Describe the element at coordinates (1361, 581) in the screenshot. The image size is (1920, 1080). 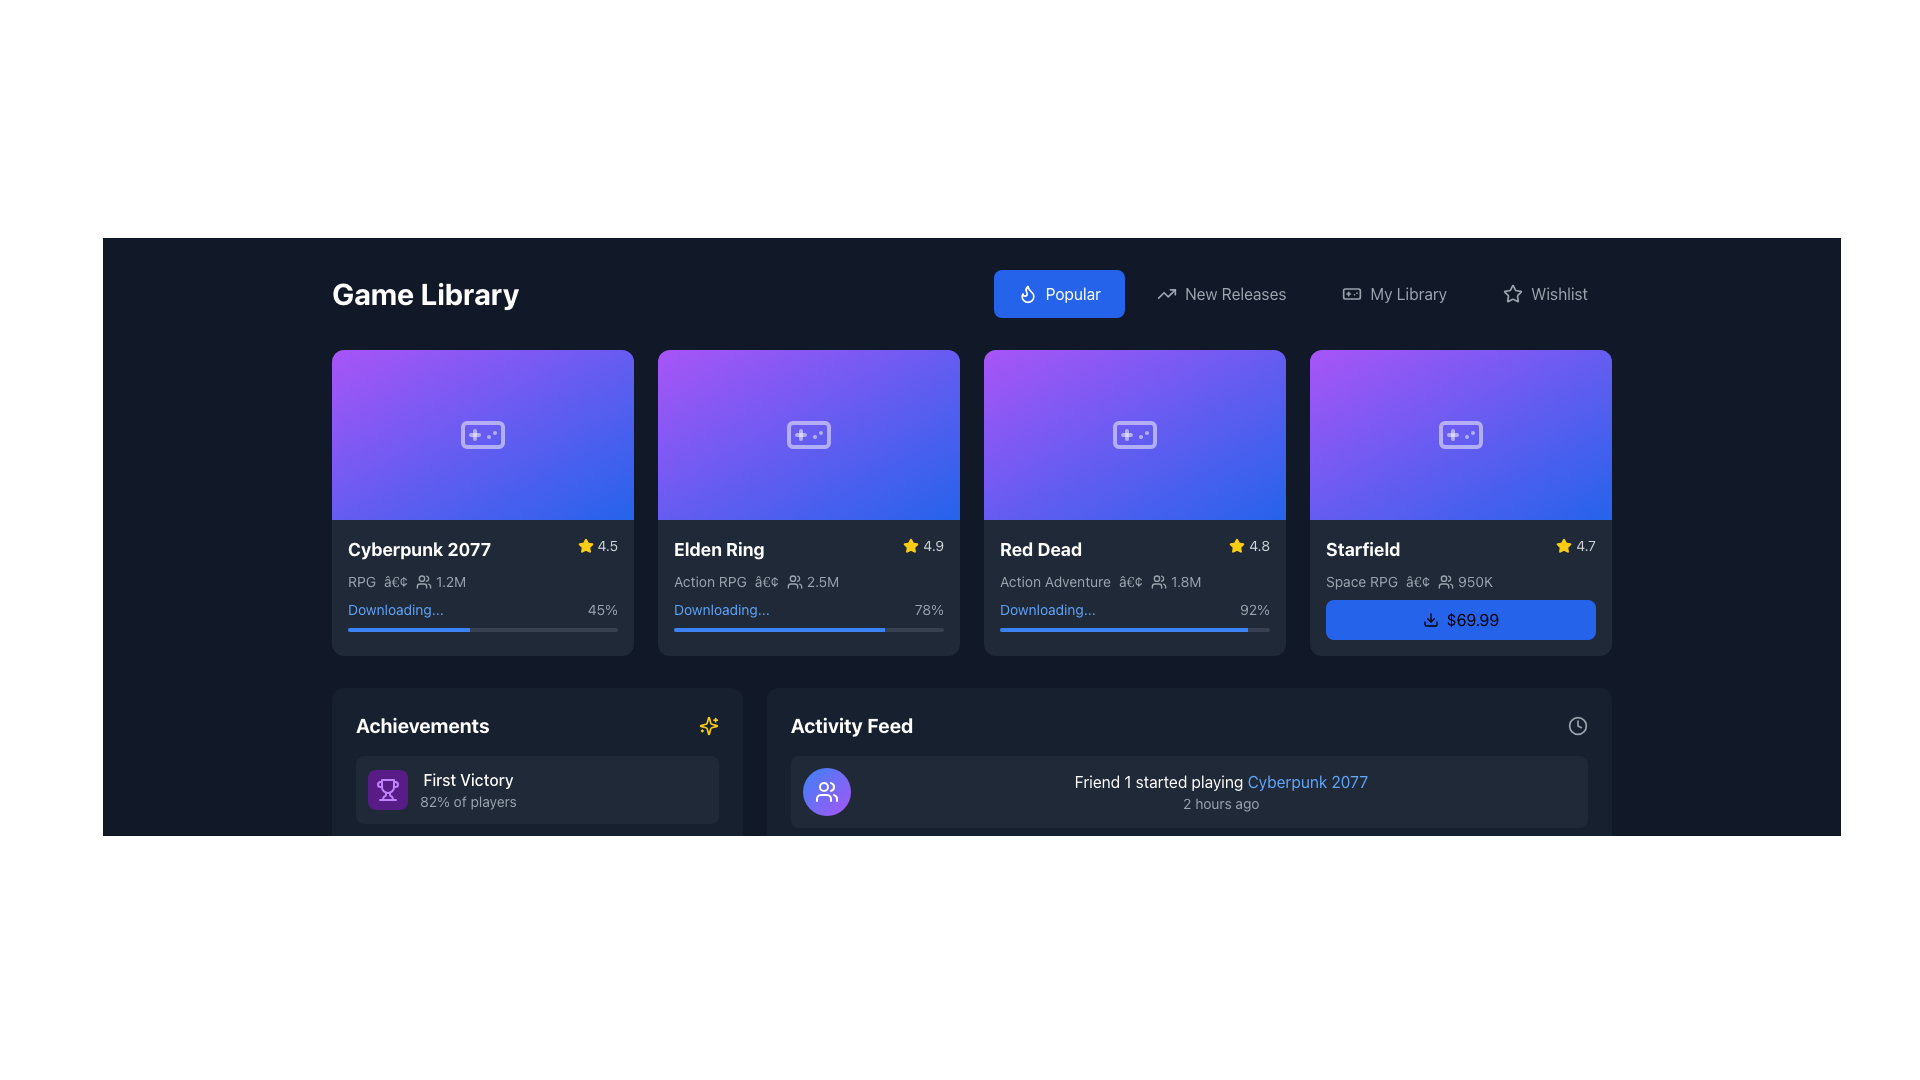
I see `the static text label displaying the genre classification of the game 'Starfield', located in the lower section of the fourth card in the 'Popular' games section` at that location.